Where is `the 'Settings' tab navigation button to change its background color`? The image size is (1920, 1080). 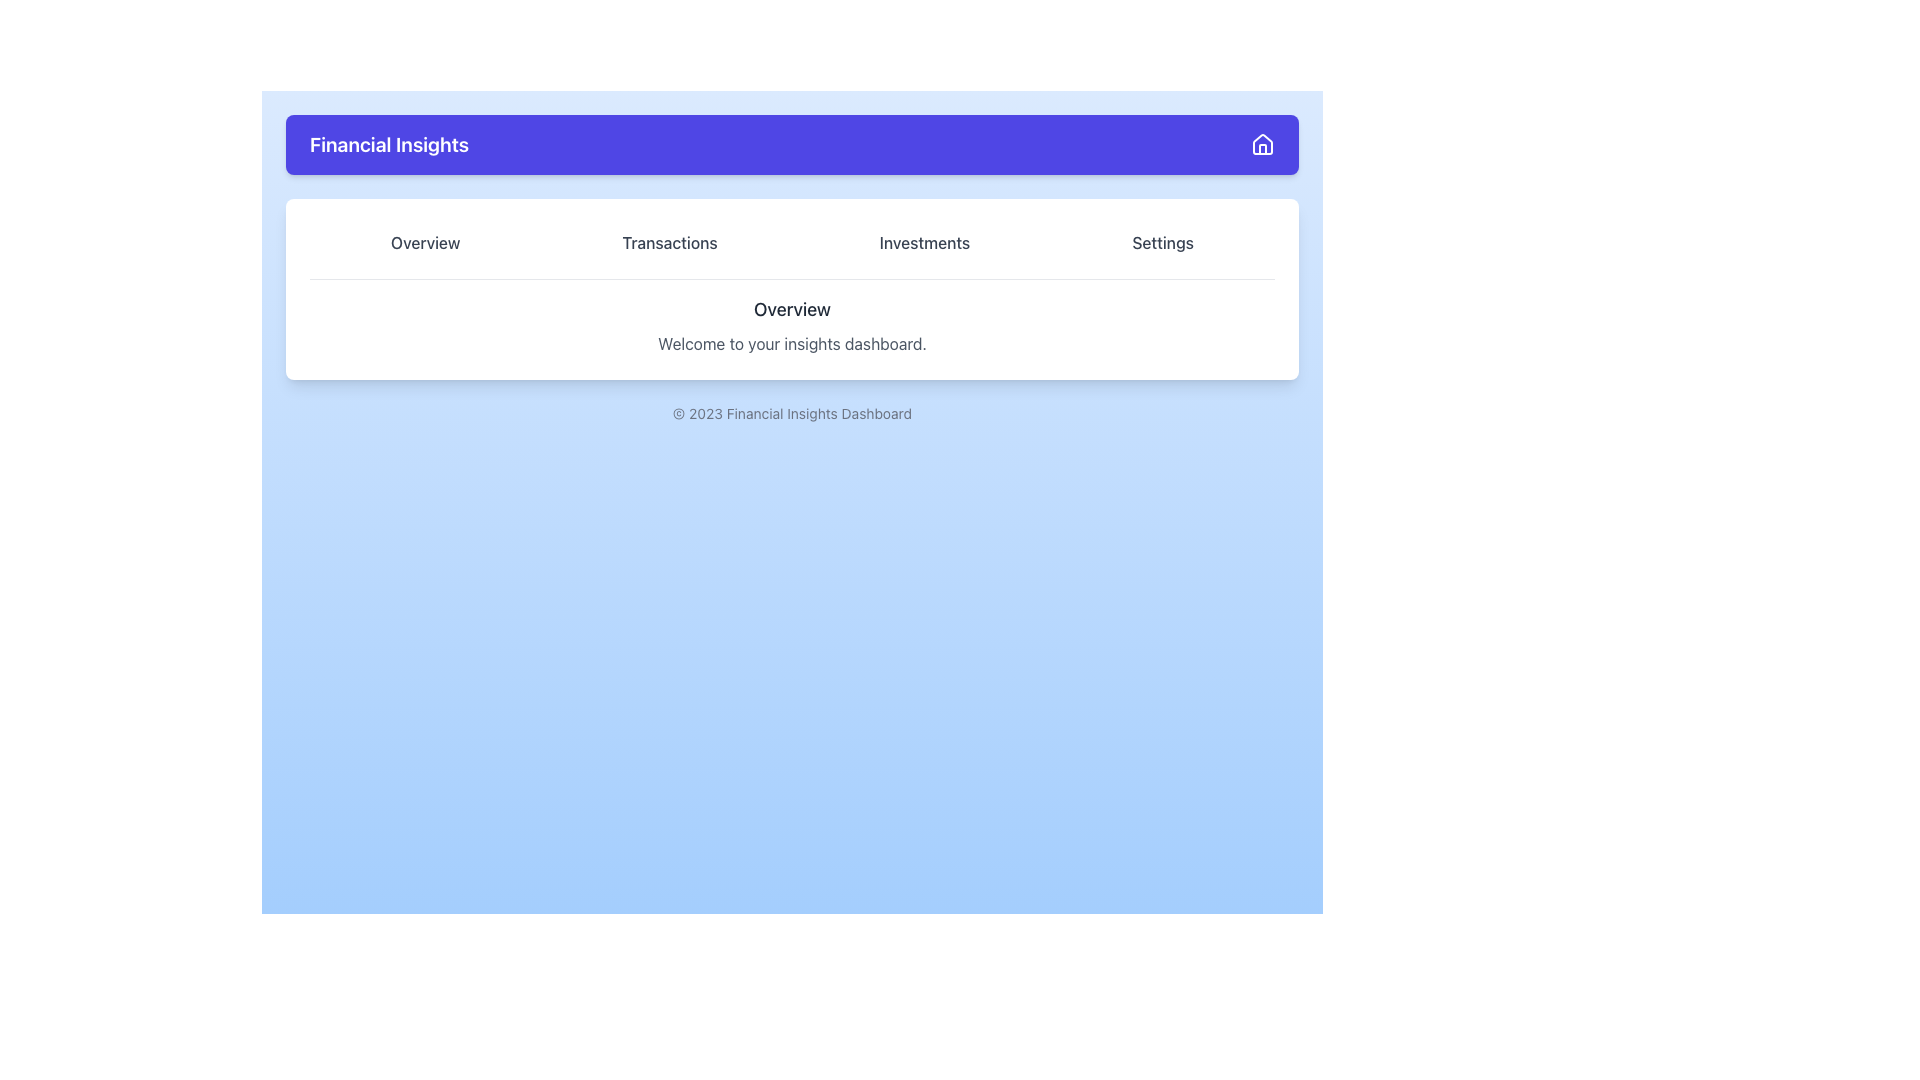 the 'Settings' tab navigation button to change its background color is located at coordinates (1163, 242).